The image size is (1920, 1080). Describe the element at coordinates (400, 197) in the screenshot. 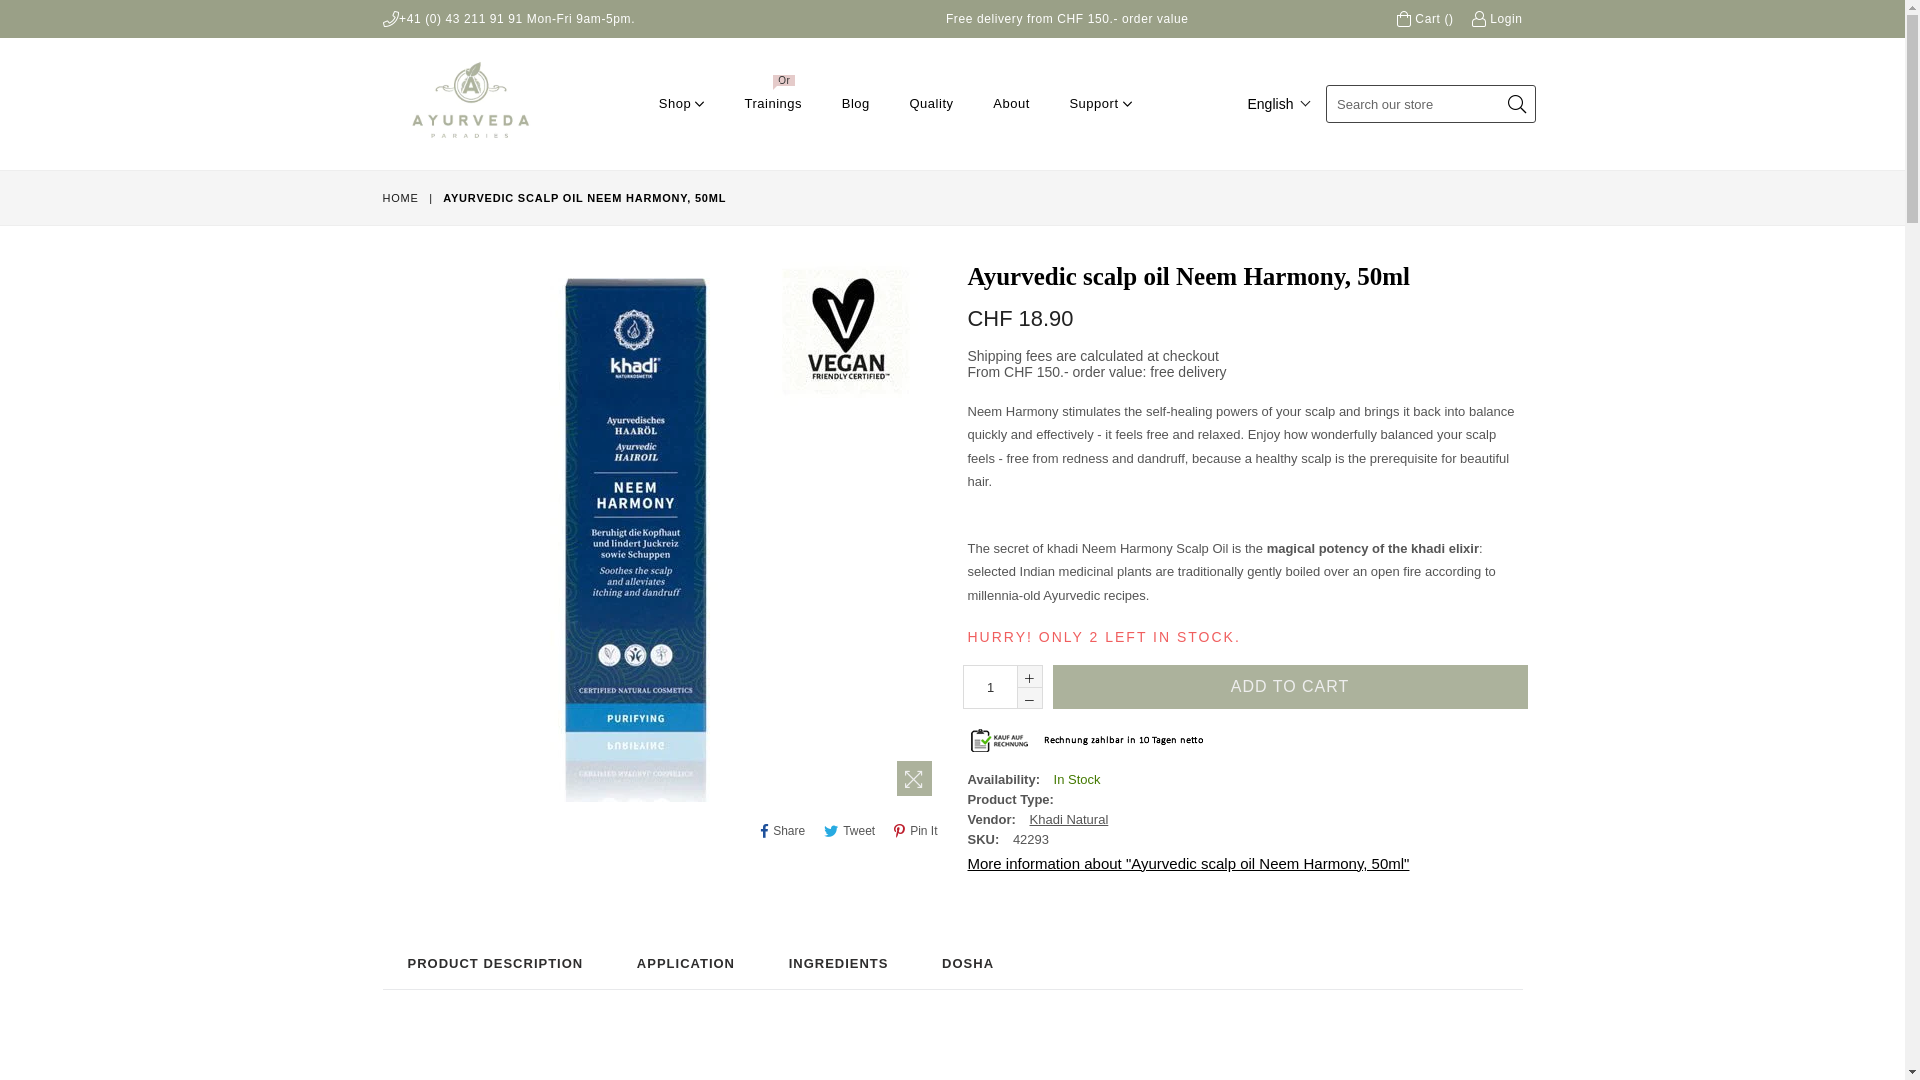

I see `'HOME'` at that location.